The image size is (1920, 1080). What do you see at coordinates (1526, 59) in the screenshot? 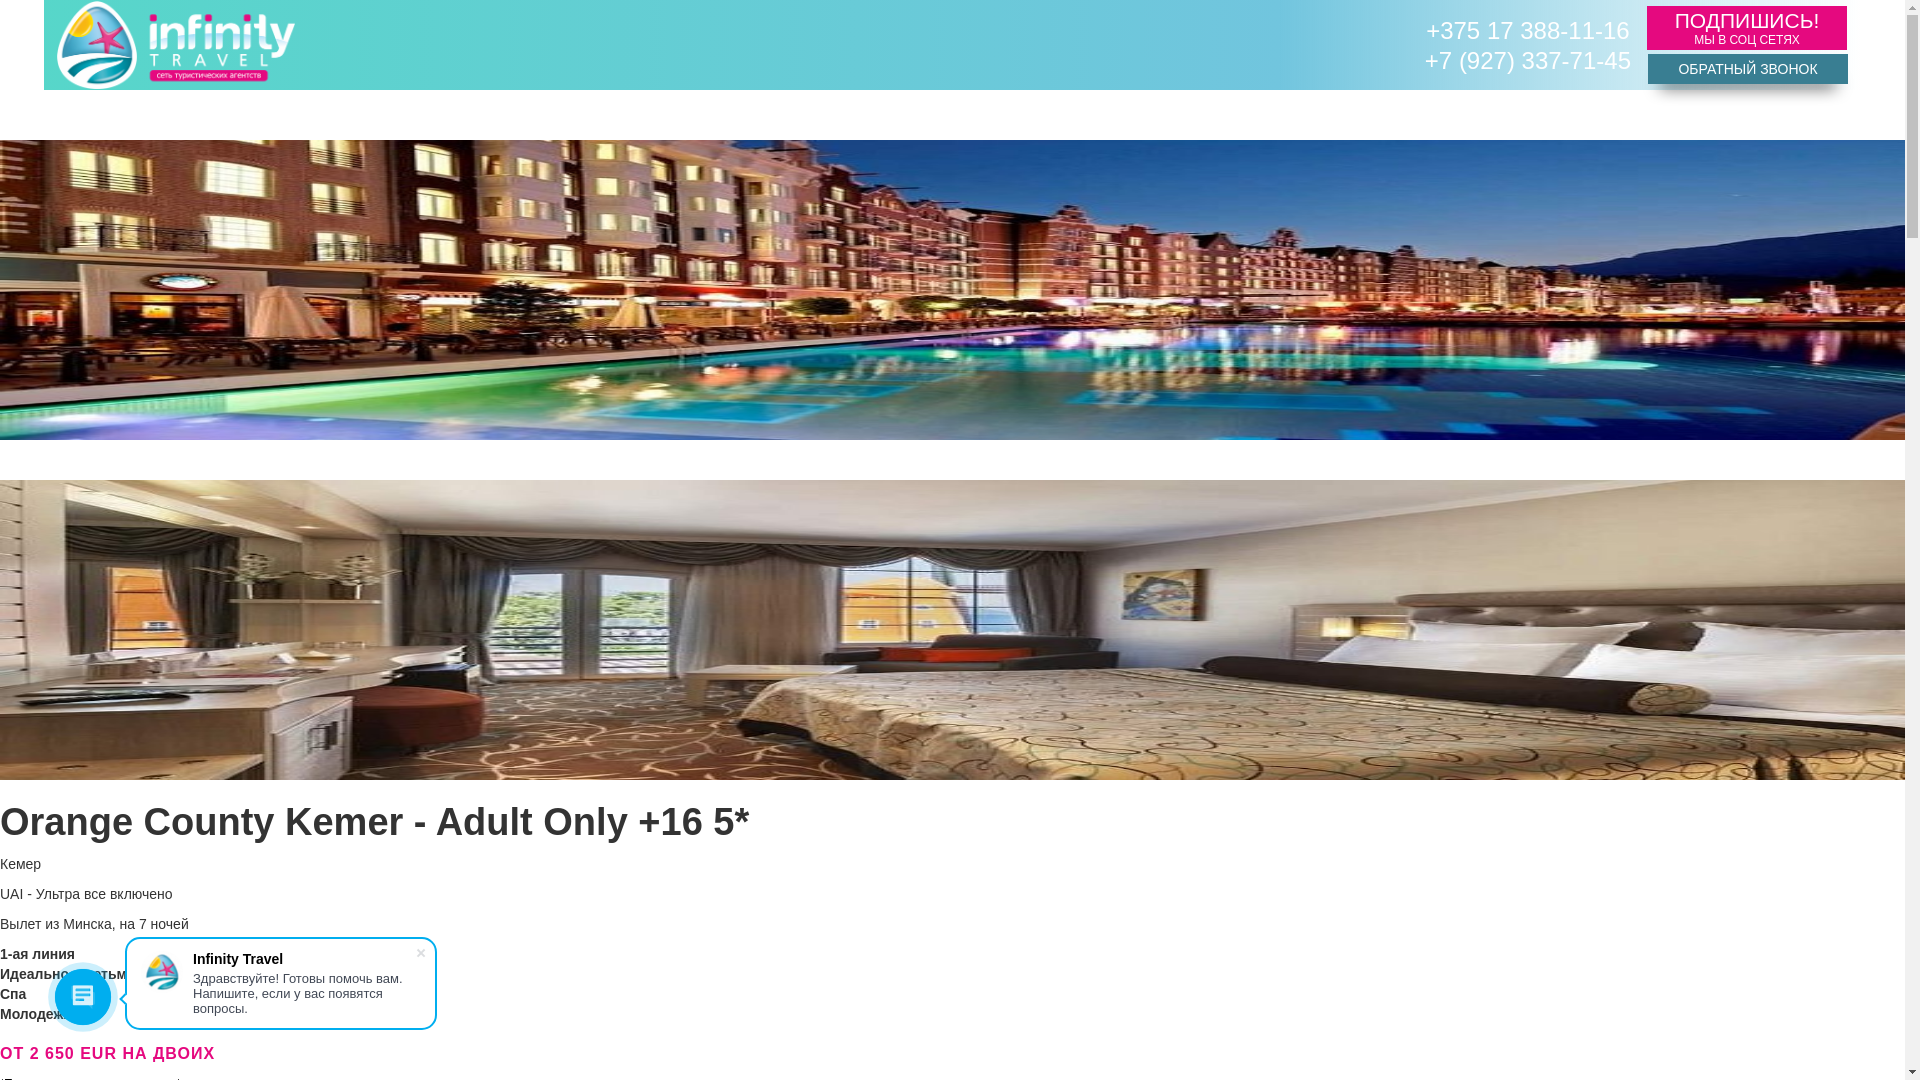
I see `'+7 (927) 337-71-45'` at bounding box center [1526, 59].